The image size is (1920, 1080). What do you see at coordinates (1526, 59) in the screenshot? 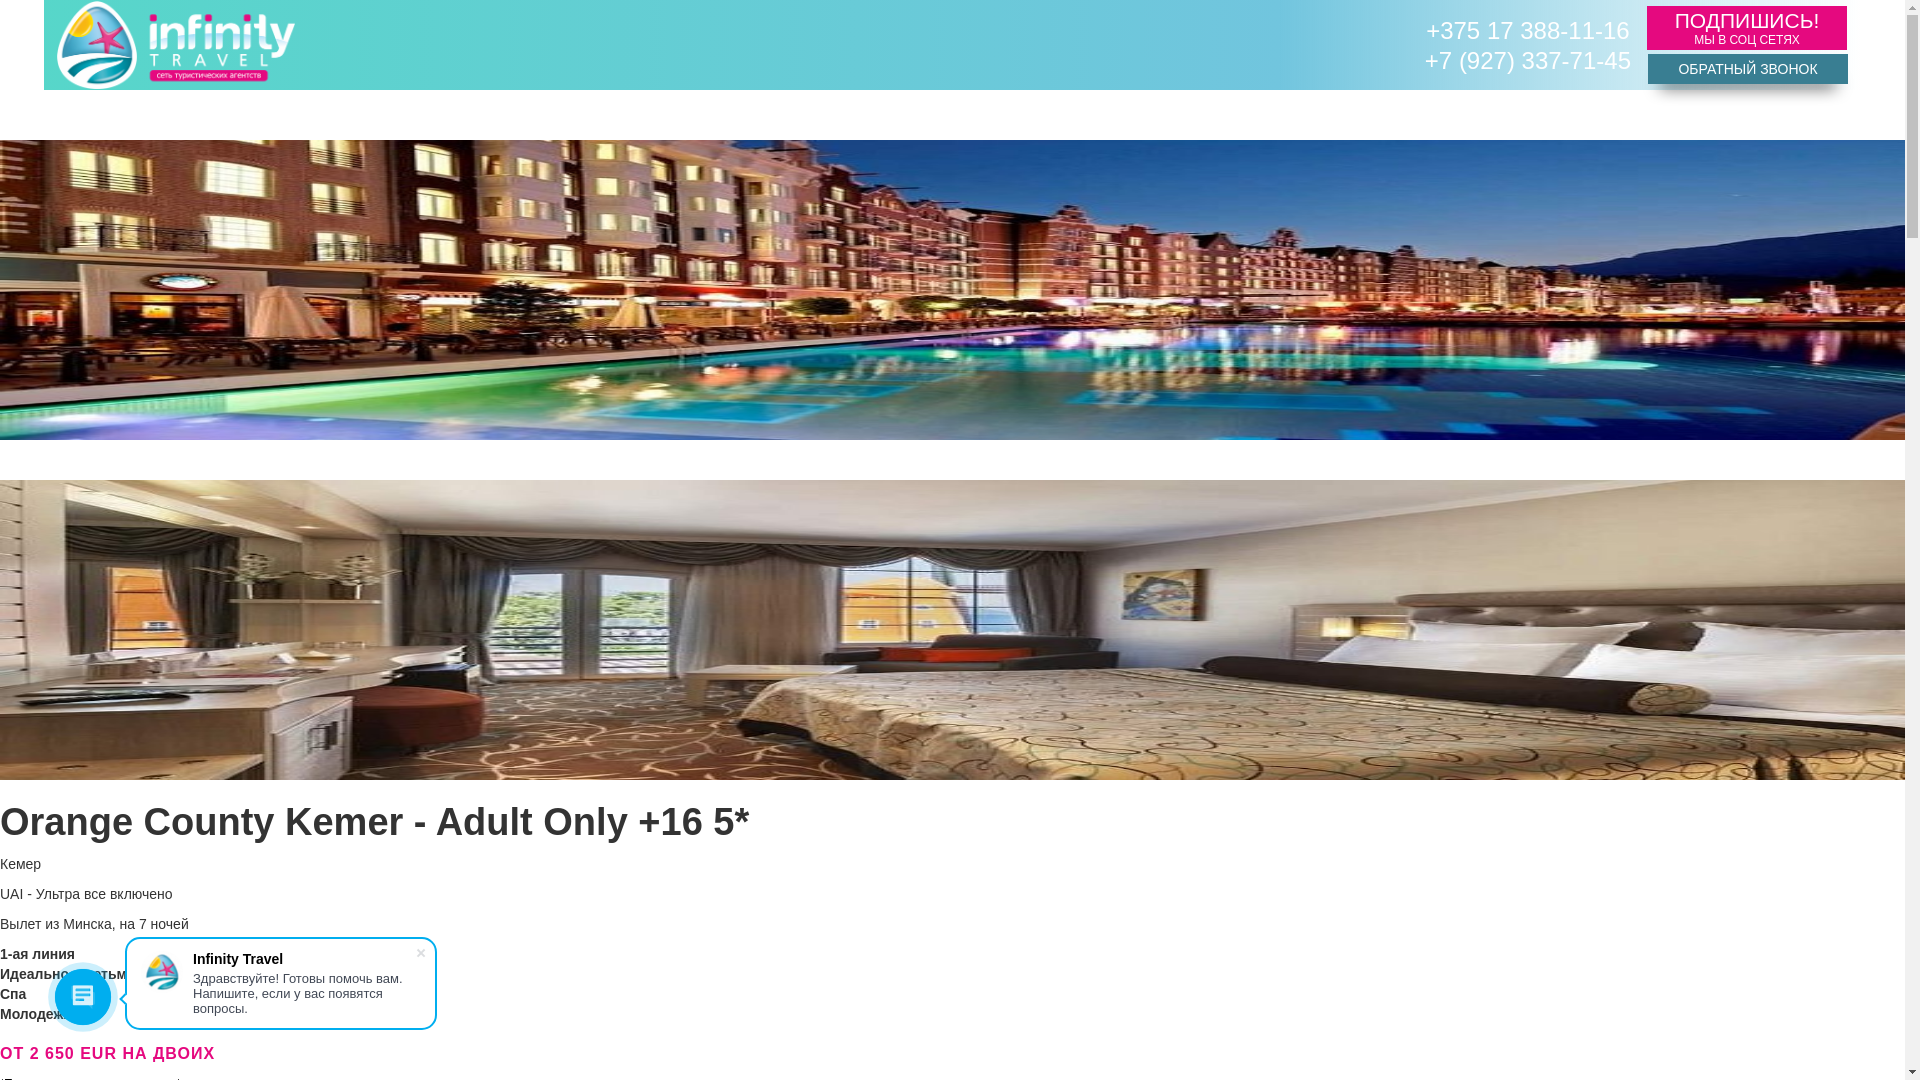
I see `'+7 (927) 337-71-45'` at bounding box center [1526, 59].